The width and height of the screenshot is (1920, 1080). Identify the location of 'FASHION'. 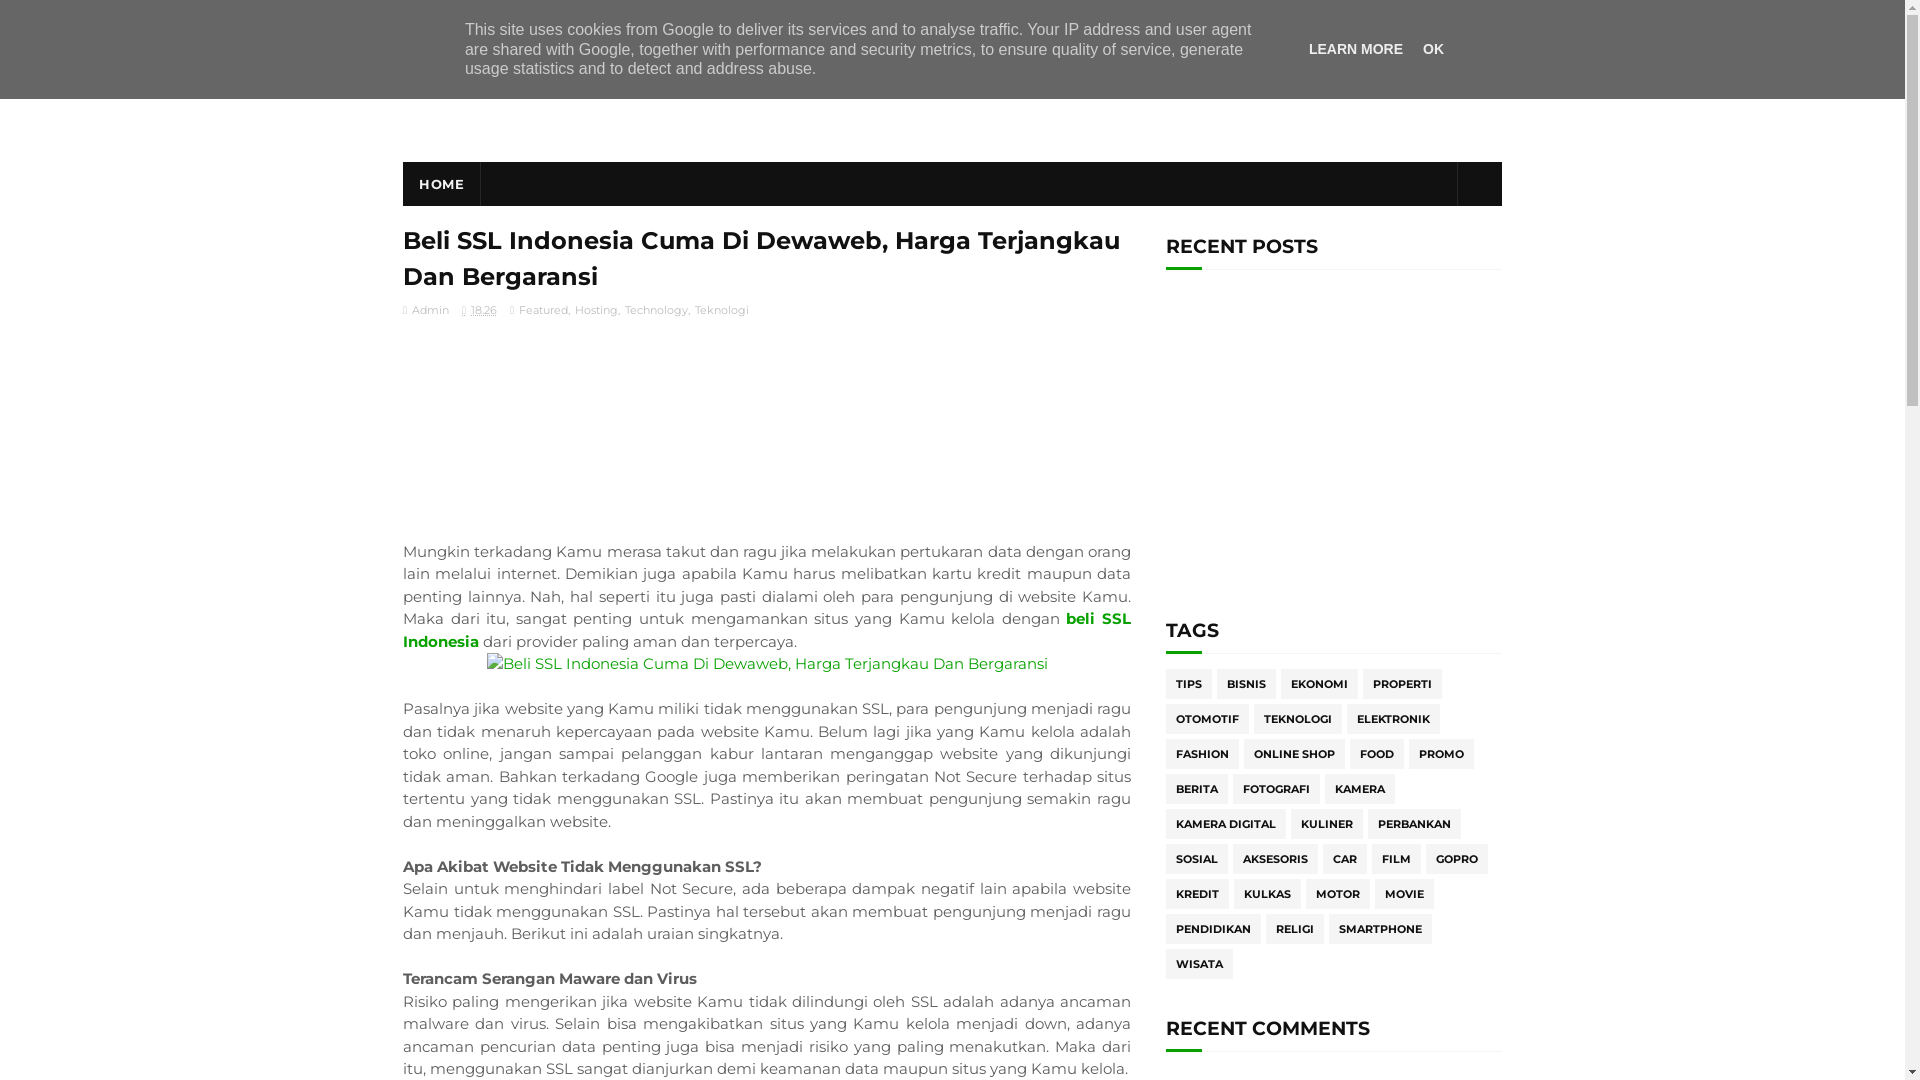
(1201, 753).